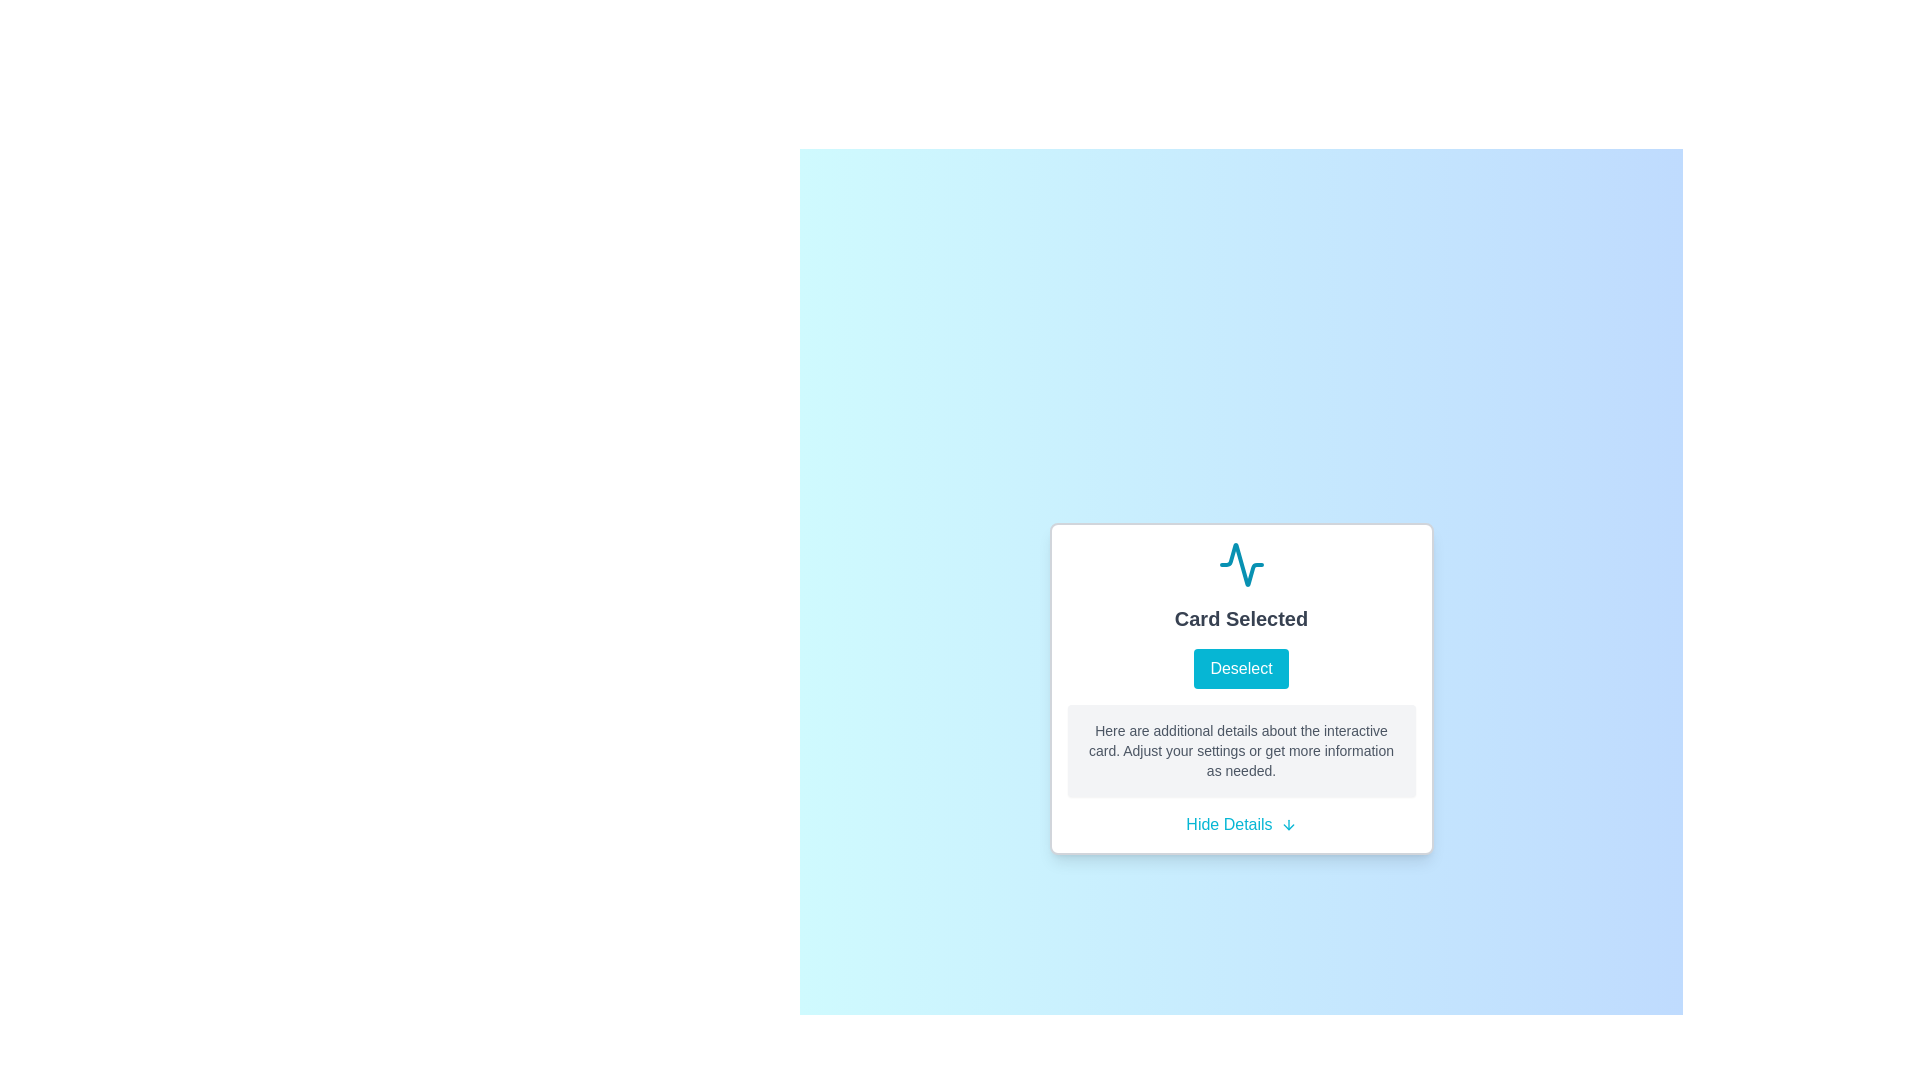 Image resolution: width=1920 pixels, height=1080 pixels. What do you see at coordinates (1288, 825) in the screenshot?
I see `the collapsible state icon located to the right of the 'Hide Details' text in the footer section of the modal dialog box` at bounding box center [1288, 825].